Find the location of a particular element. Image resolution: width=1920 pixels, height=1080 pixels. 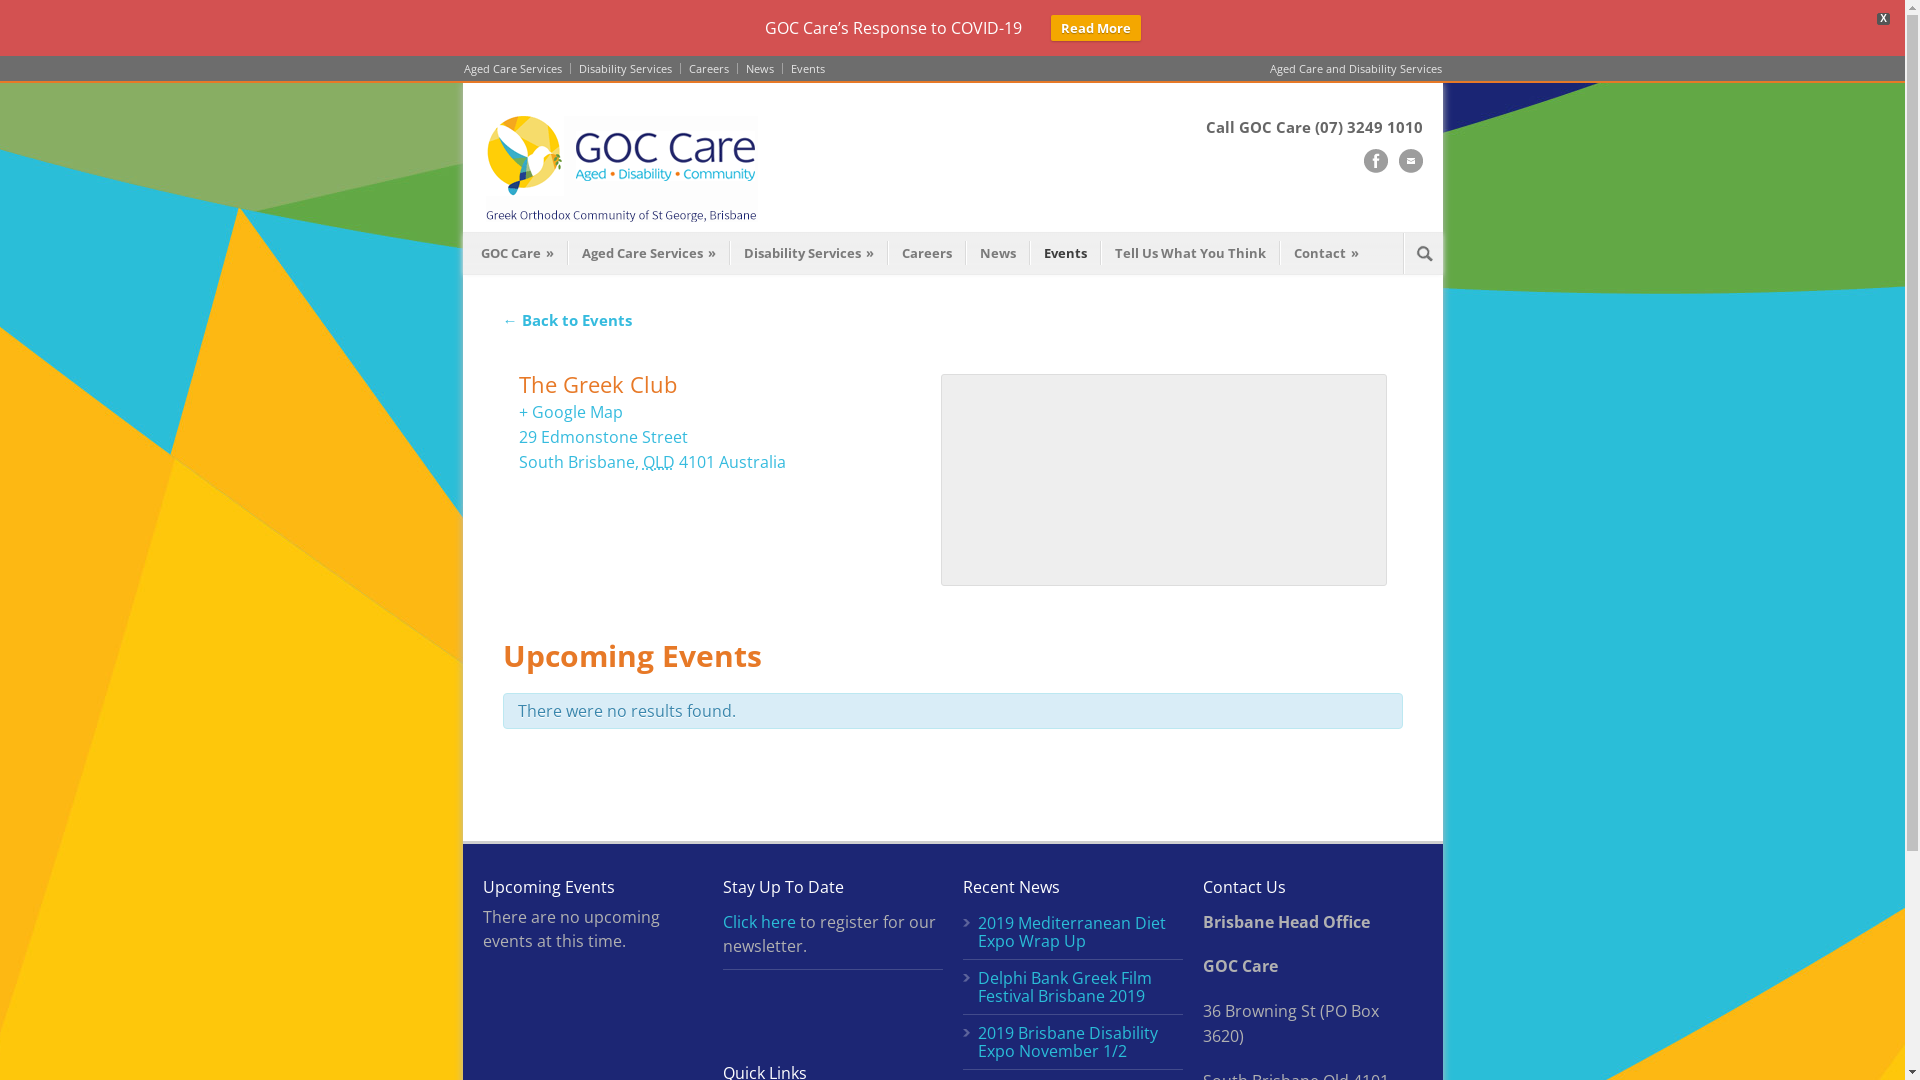

'Careers' is located at coordinates (708, 67).